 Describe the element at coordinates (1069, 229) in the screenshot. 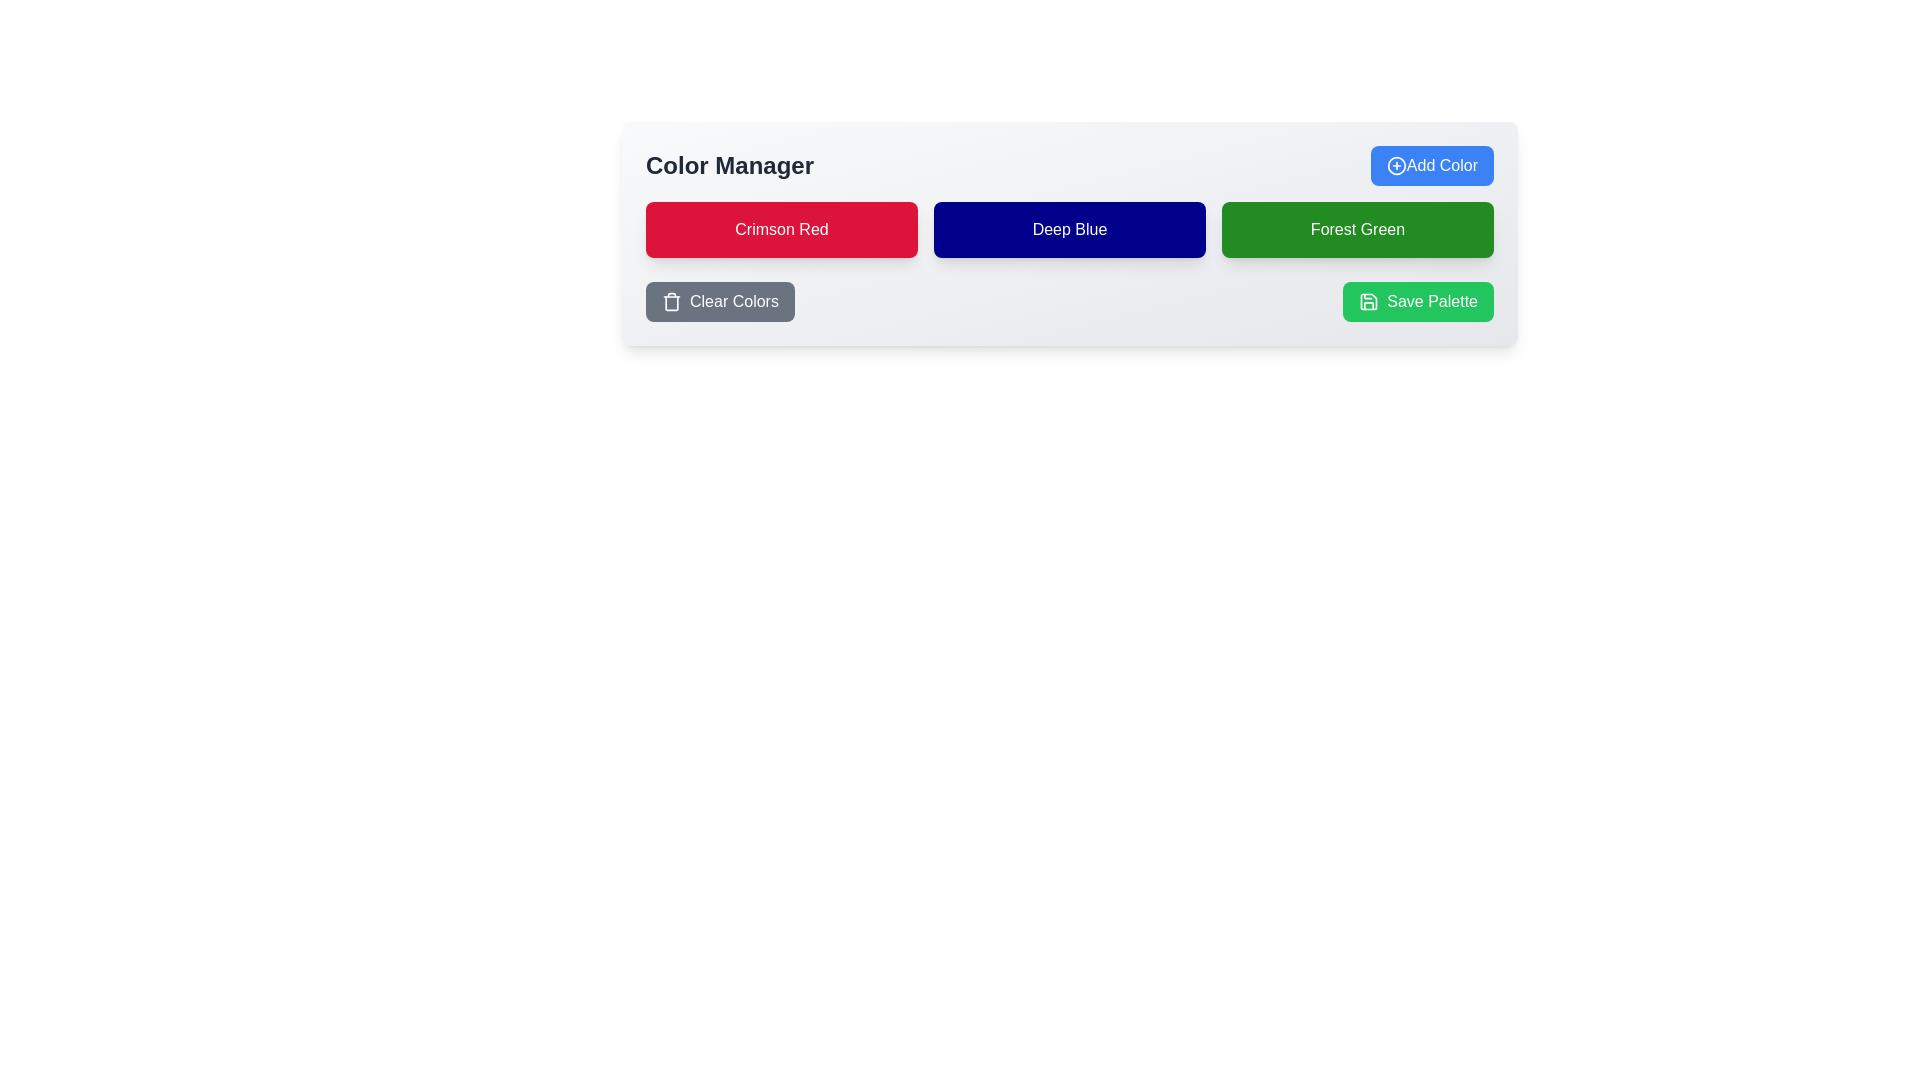

I see `the middle color block representing 'Deep Blue' in the color palette management interface, located in the 'Color Manager' section` at that location.